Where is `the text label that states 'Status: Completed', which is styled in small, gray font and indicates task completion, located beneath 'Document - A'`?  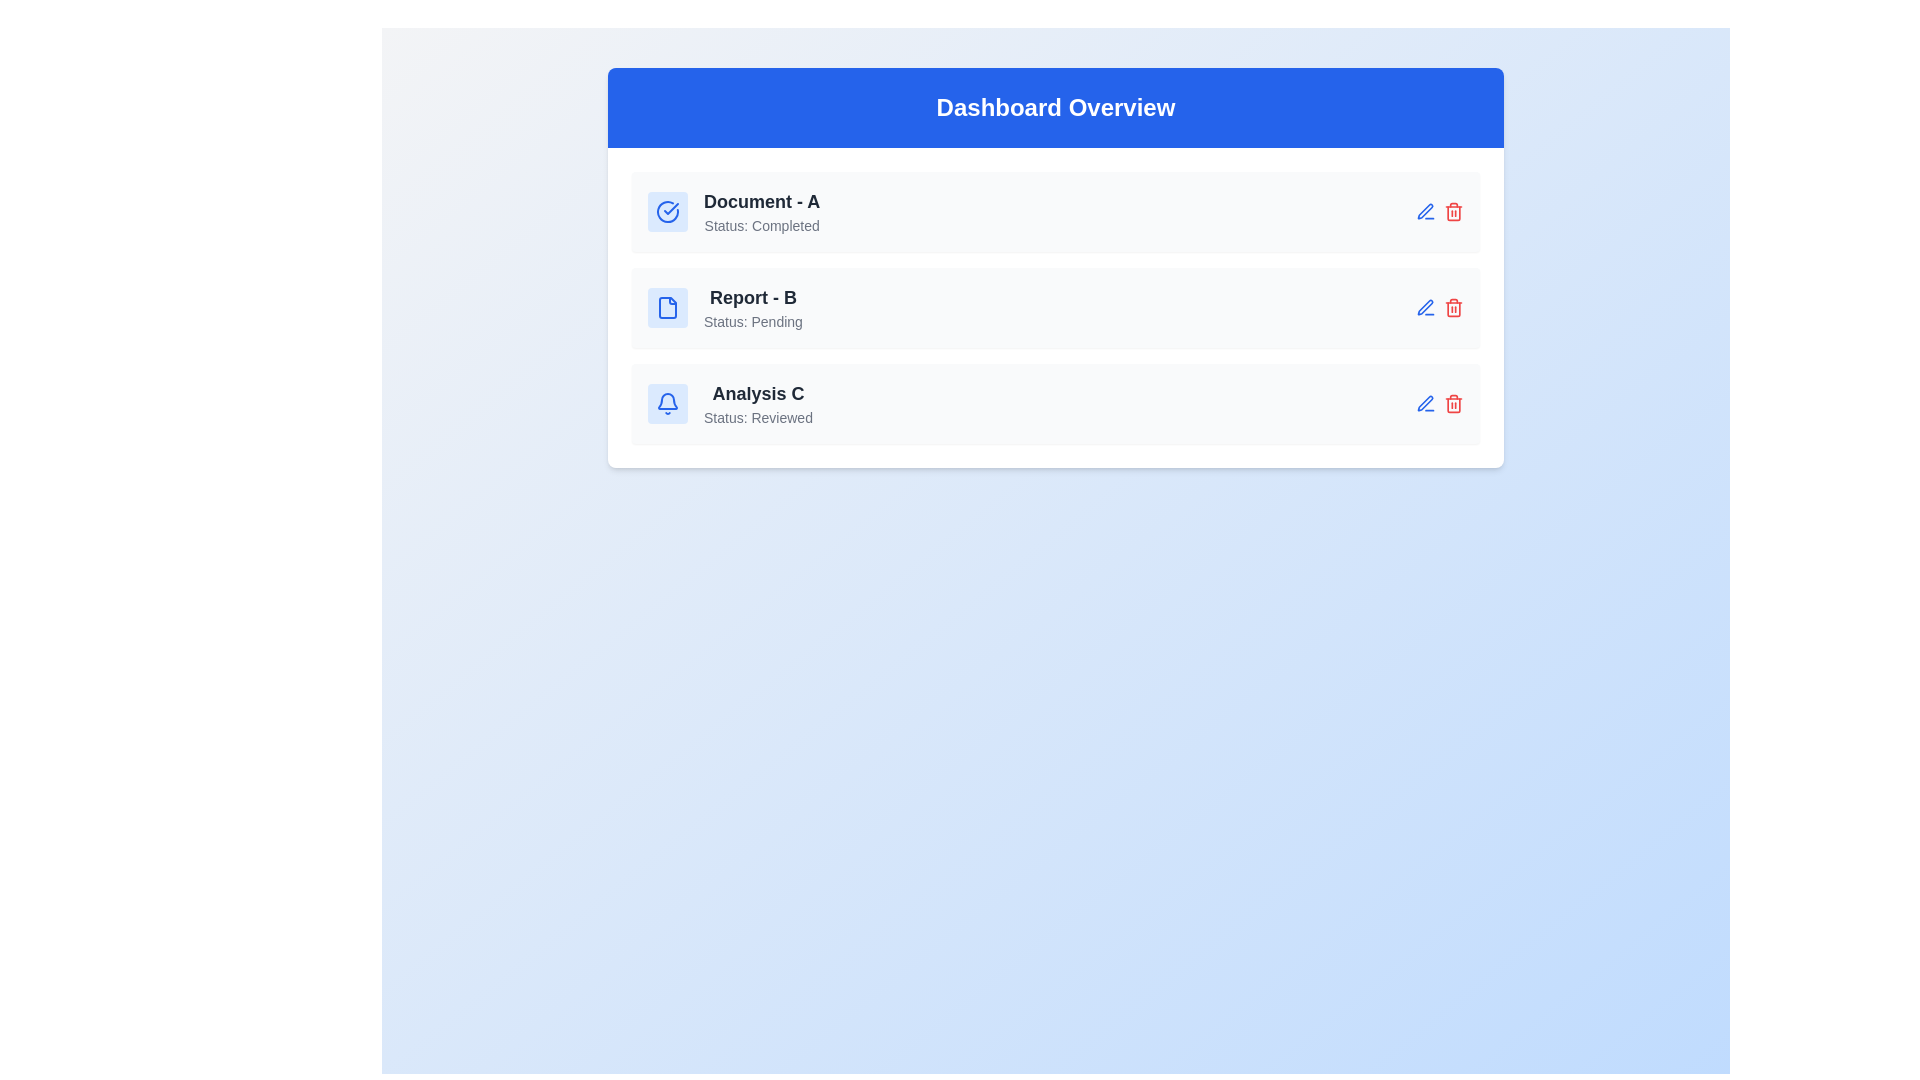 the text label that states 'Status: Completed', which is styled in small, gray font and indicates task completion, located beneath 'Document - A' is located at coordinates (761, 225).